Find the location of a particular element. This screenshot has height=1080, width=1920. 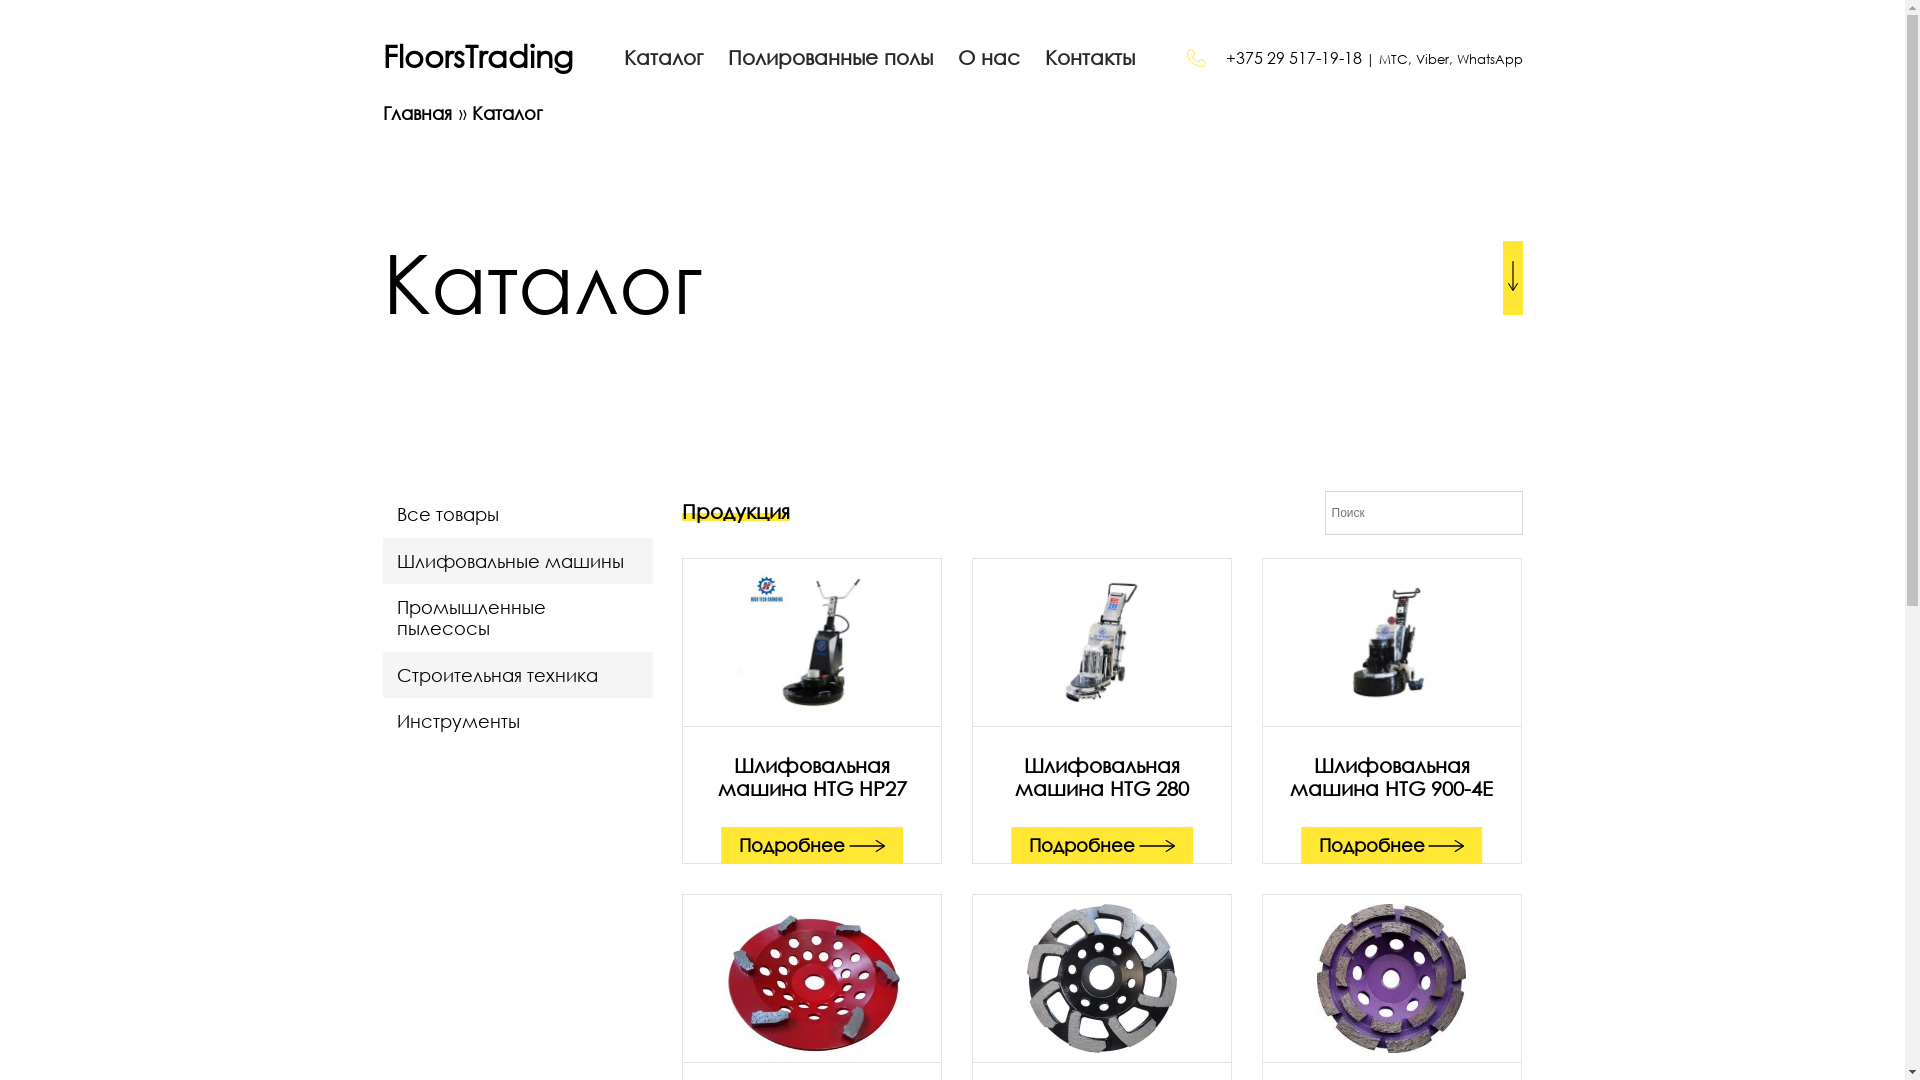

'FloorsTrading' is located at coordinates (475, 56).